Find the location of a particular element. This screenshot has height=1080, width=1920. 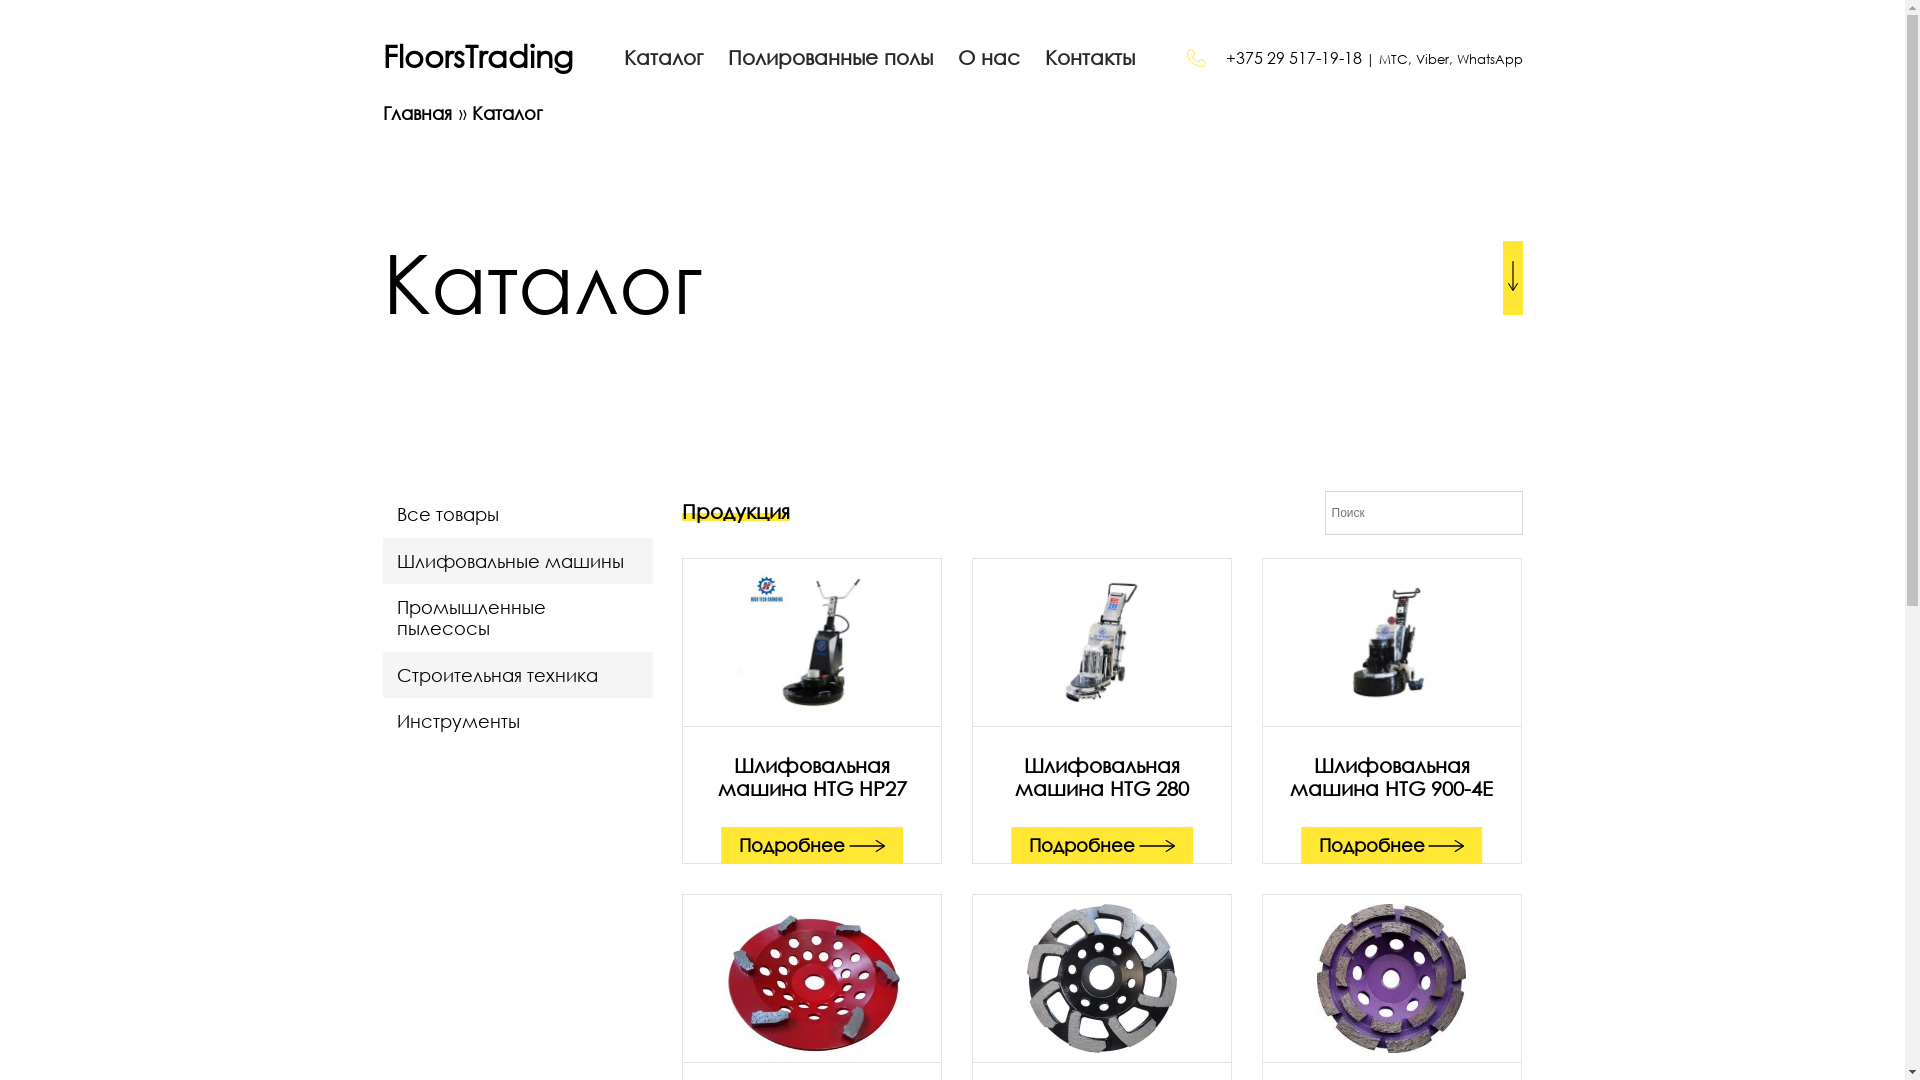

'FloorsTrading' is located at coordinates (475, 56).